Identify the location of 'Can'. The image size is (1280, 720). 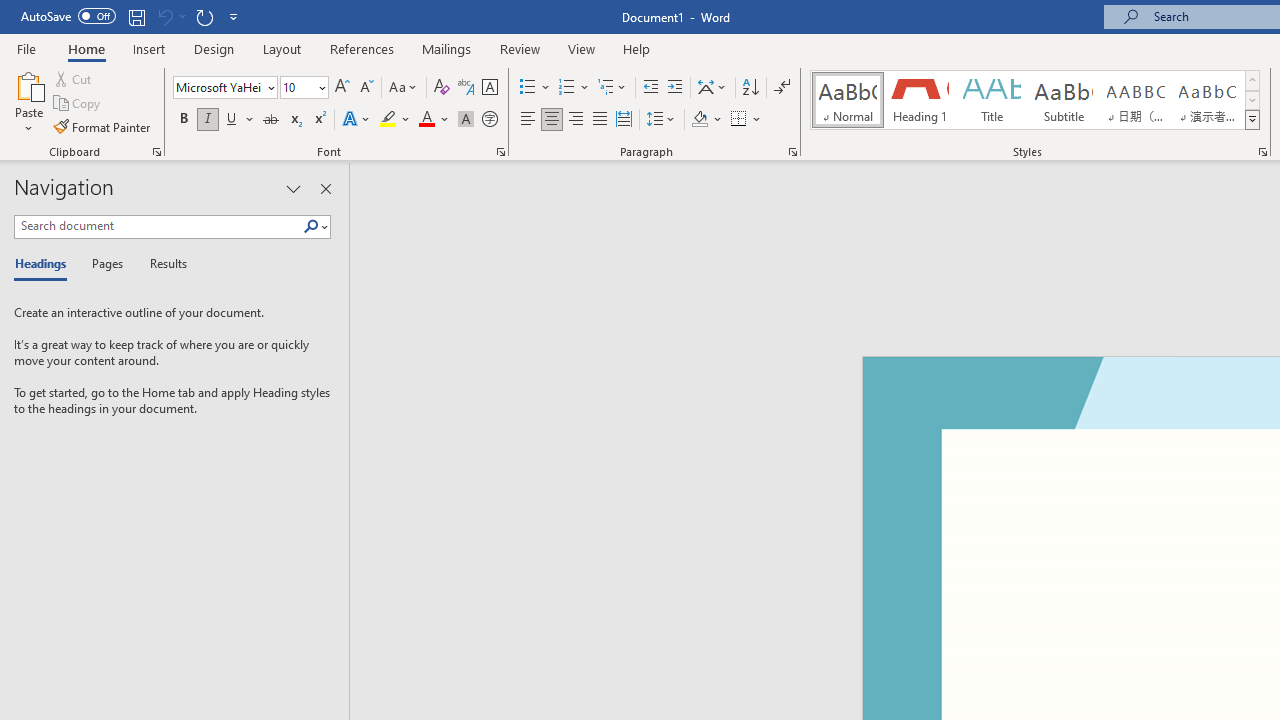
(164, 16).